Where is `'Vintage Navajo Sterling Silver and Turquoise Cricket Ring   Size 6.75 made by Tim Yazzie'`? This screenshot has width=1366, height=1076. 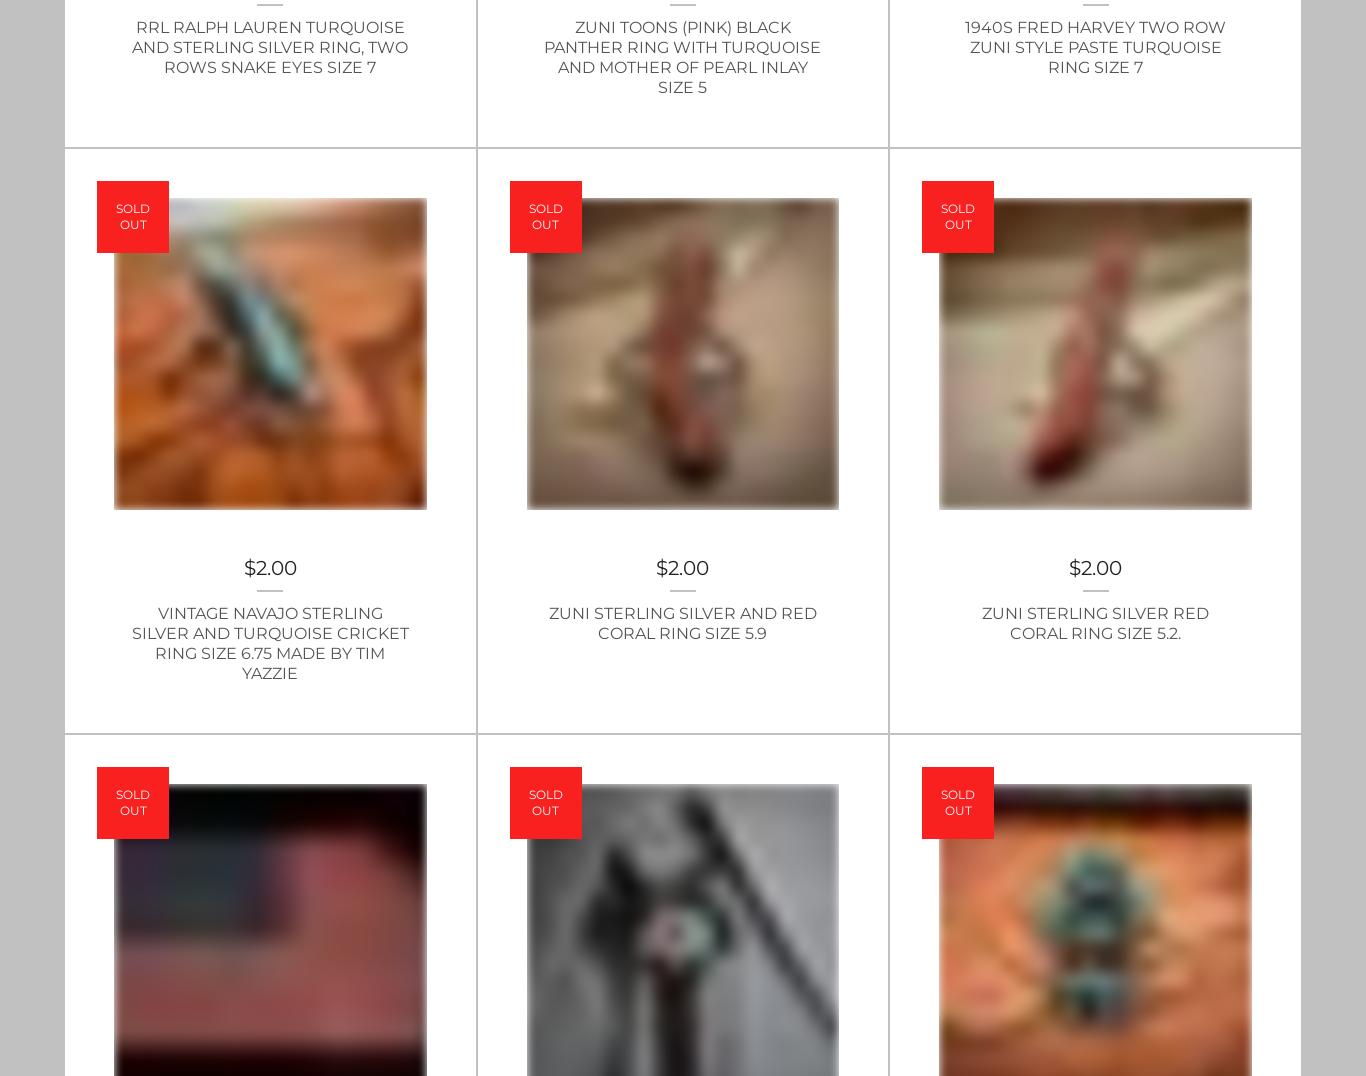 'Vintage Navajo Sterling Silver and Turquoise Cricket Ring   Size 6.75 made by Tim Yazzie' is located at coordinates (129, 642).